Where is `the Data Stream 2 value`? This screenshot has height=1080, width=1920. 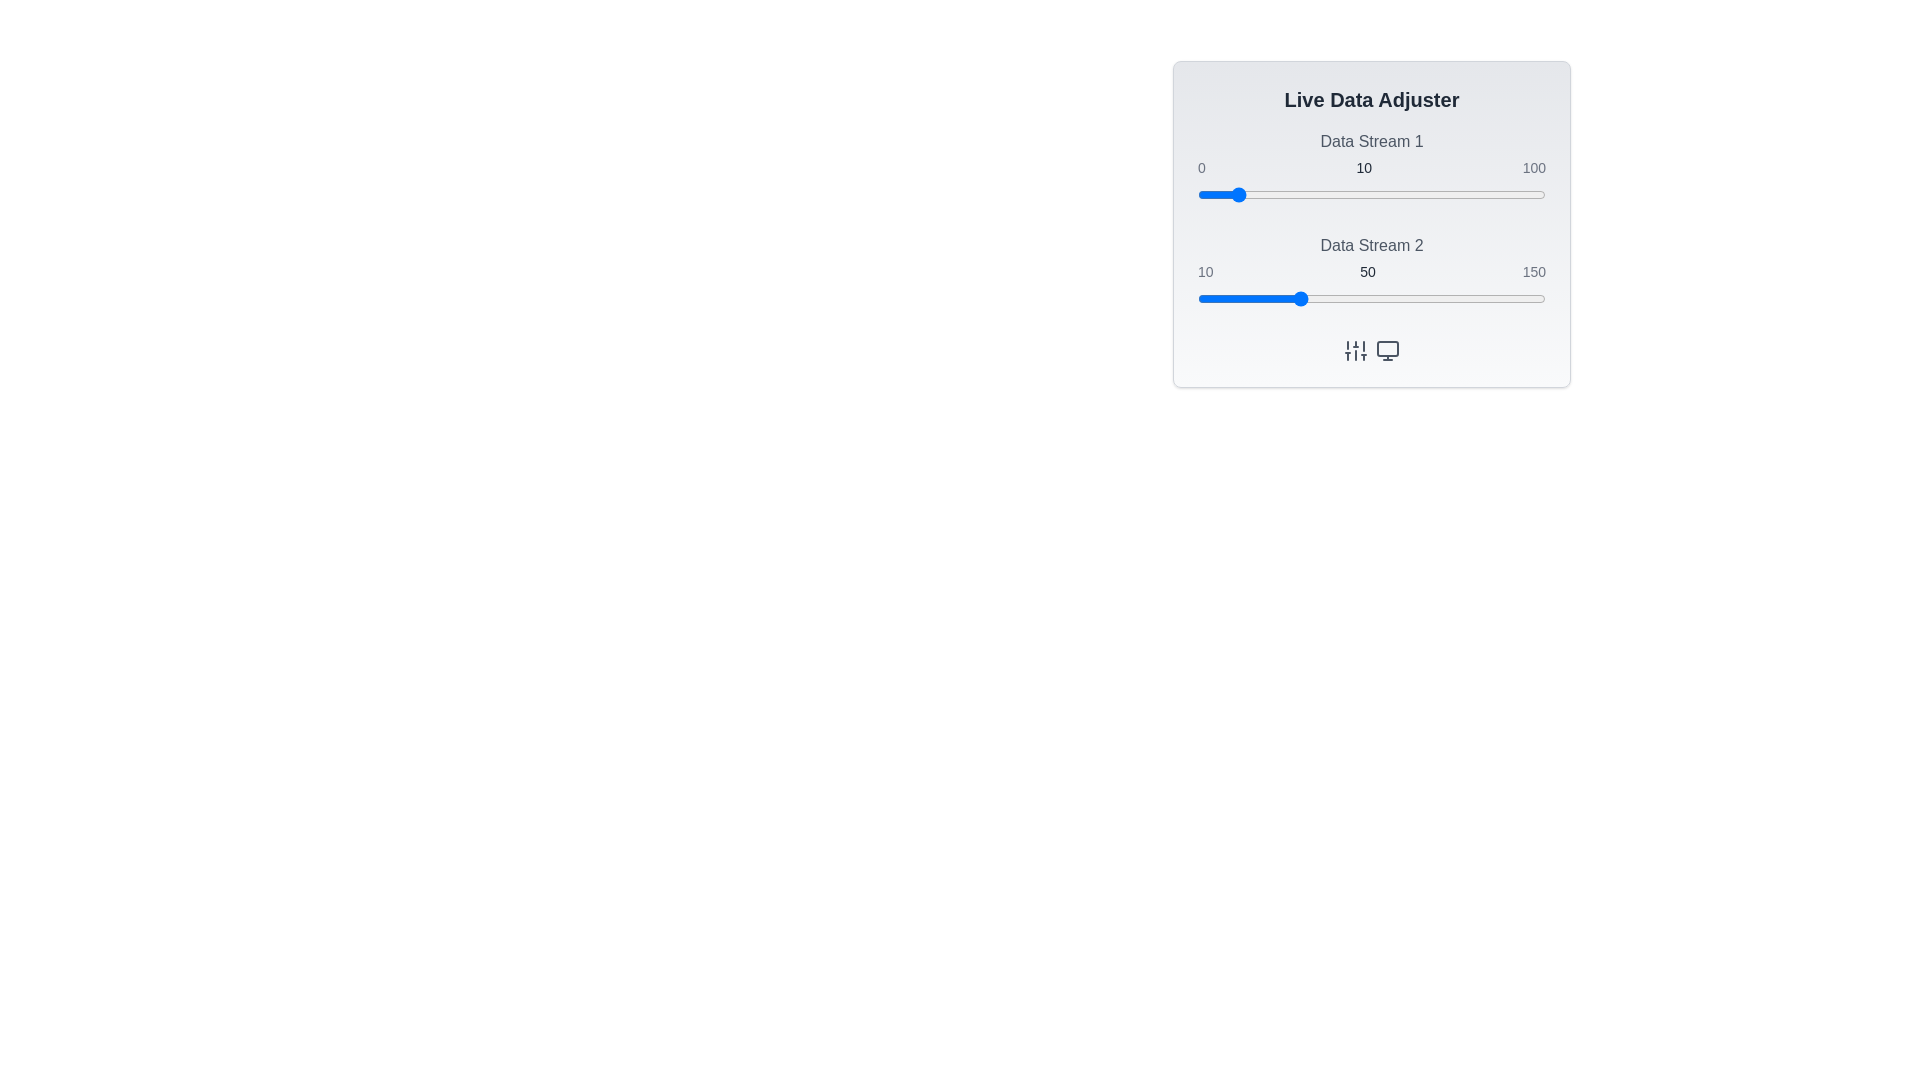 the Data Stream 2 value is located at coordinates (1363, 299).